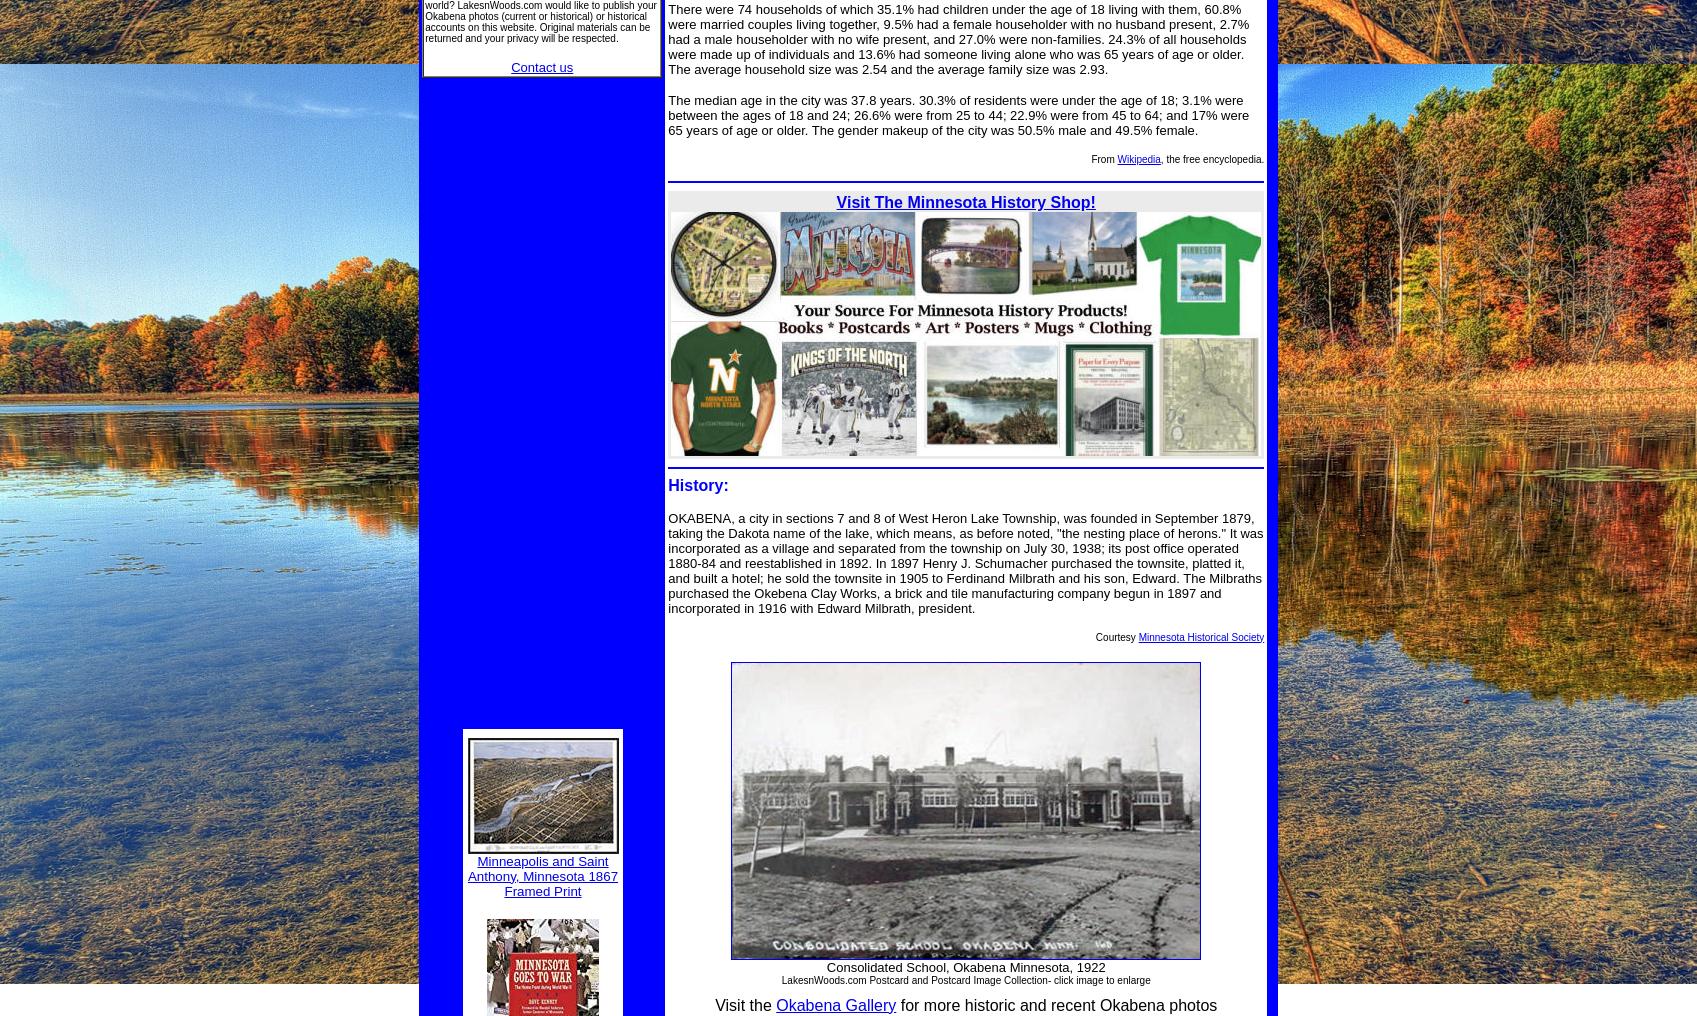 This screenshot has height=1016, width=1697. What do you see at coordinates (965, 979) in the screenshot?
I see `'LakesnWoods.com Postcard and Postcard Image Collection- click image to enlarge'` at bounding box center [965, 979].